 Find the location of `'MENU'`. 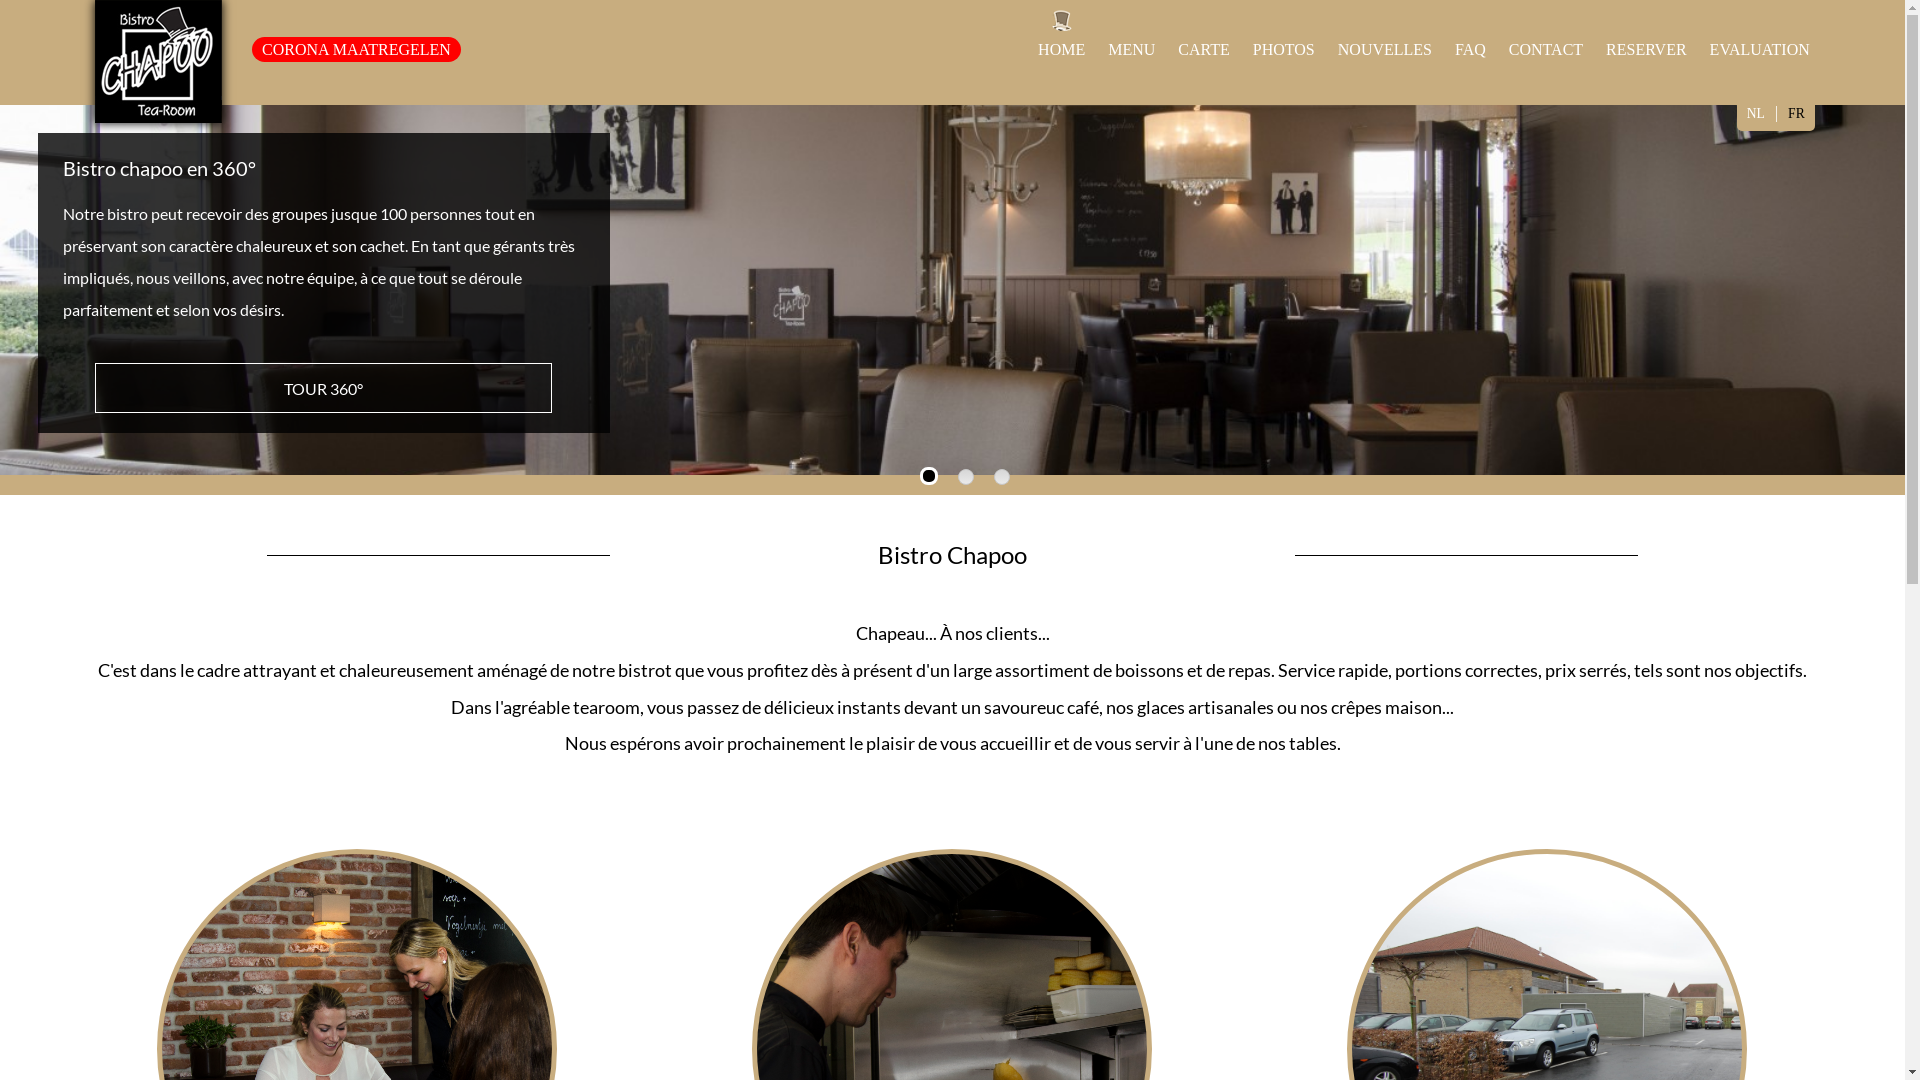

'MENU' is located at coordinates (1131, 48).